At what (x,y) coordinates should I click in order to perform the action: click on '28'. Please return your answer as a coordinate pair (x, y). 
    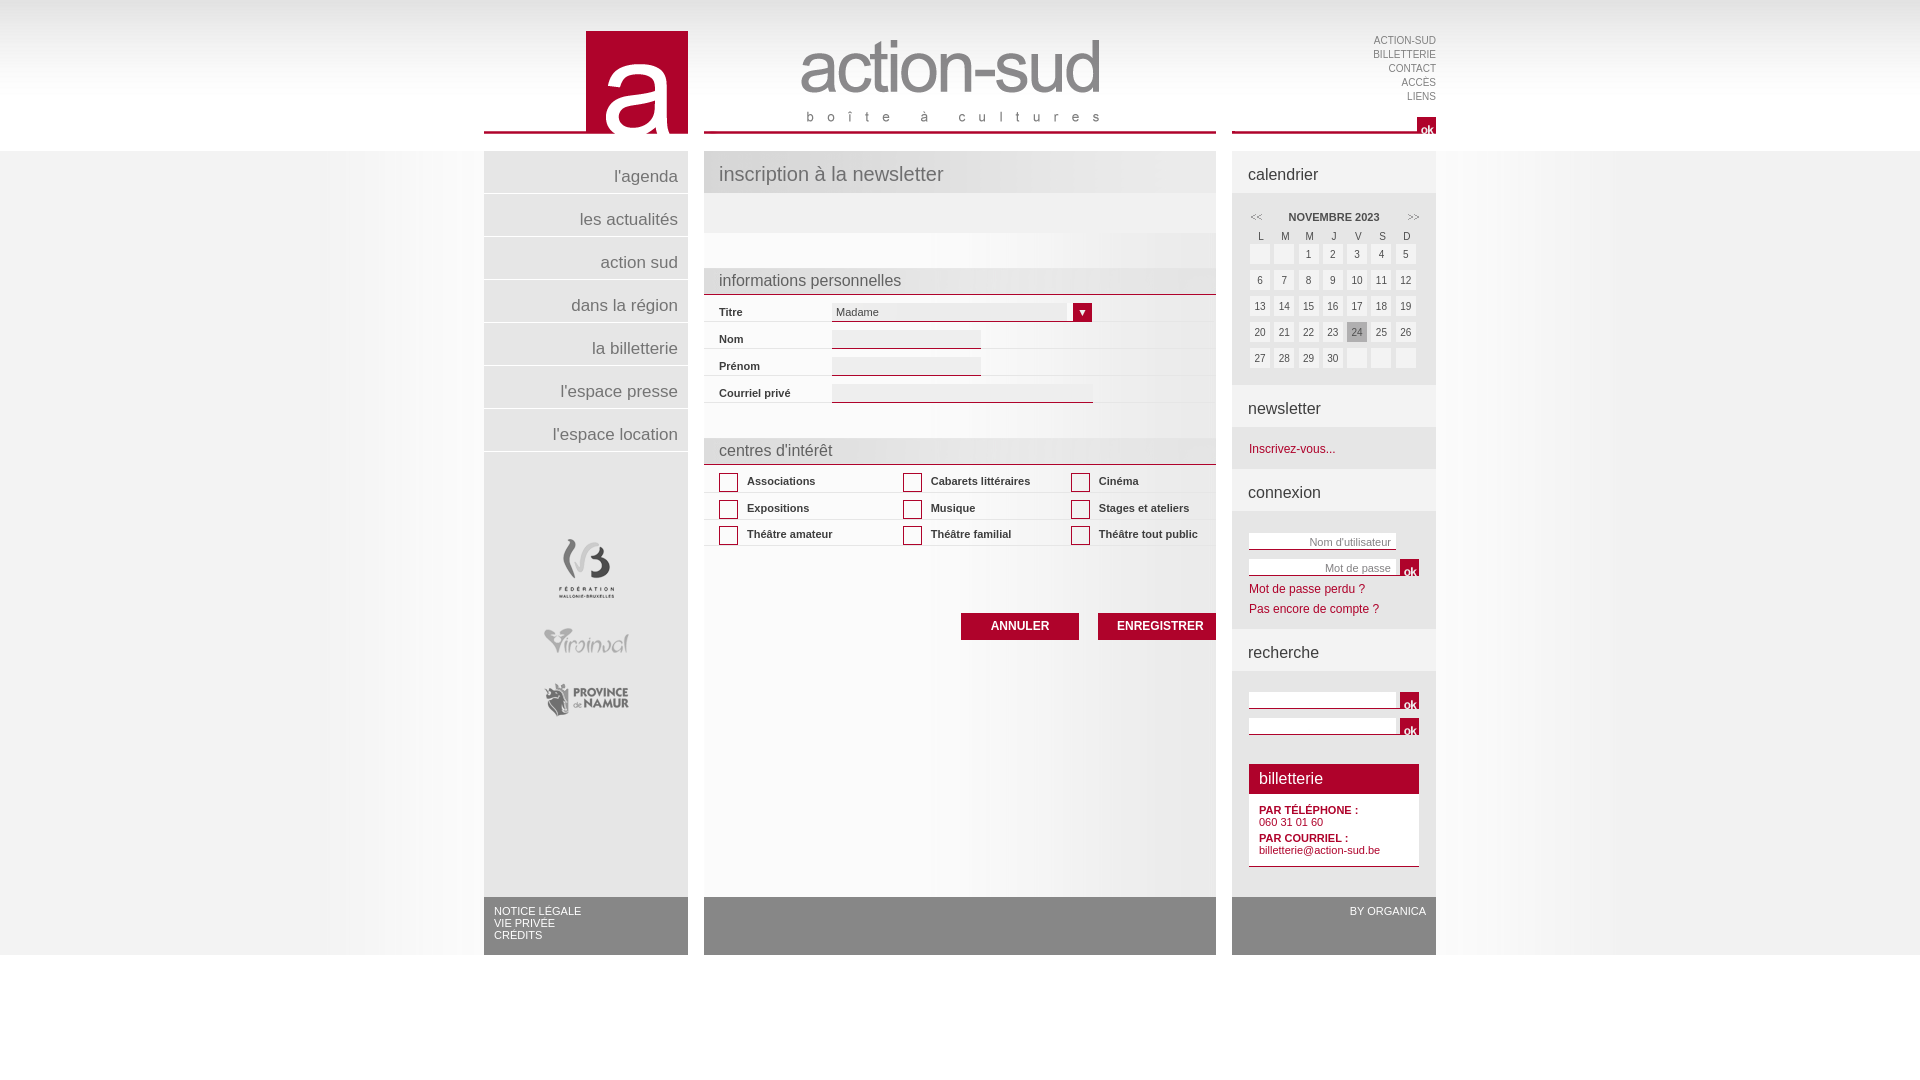
    Looking at the image, I should click on (1285, 358).